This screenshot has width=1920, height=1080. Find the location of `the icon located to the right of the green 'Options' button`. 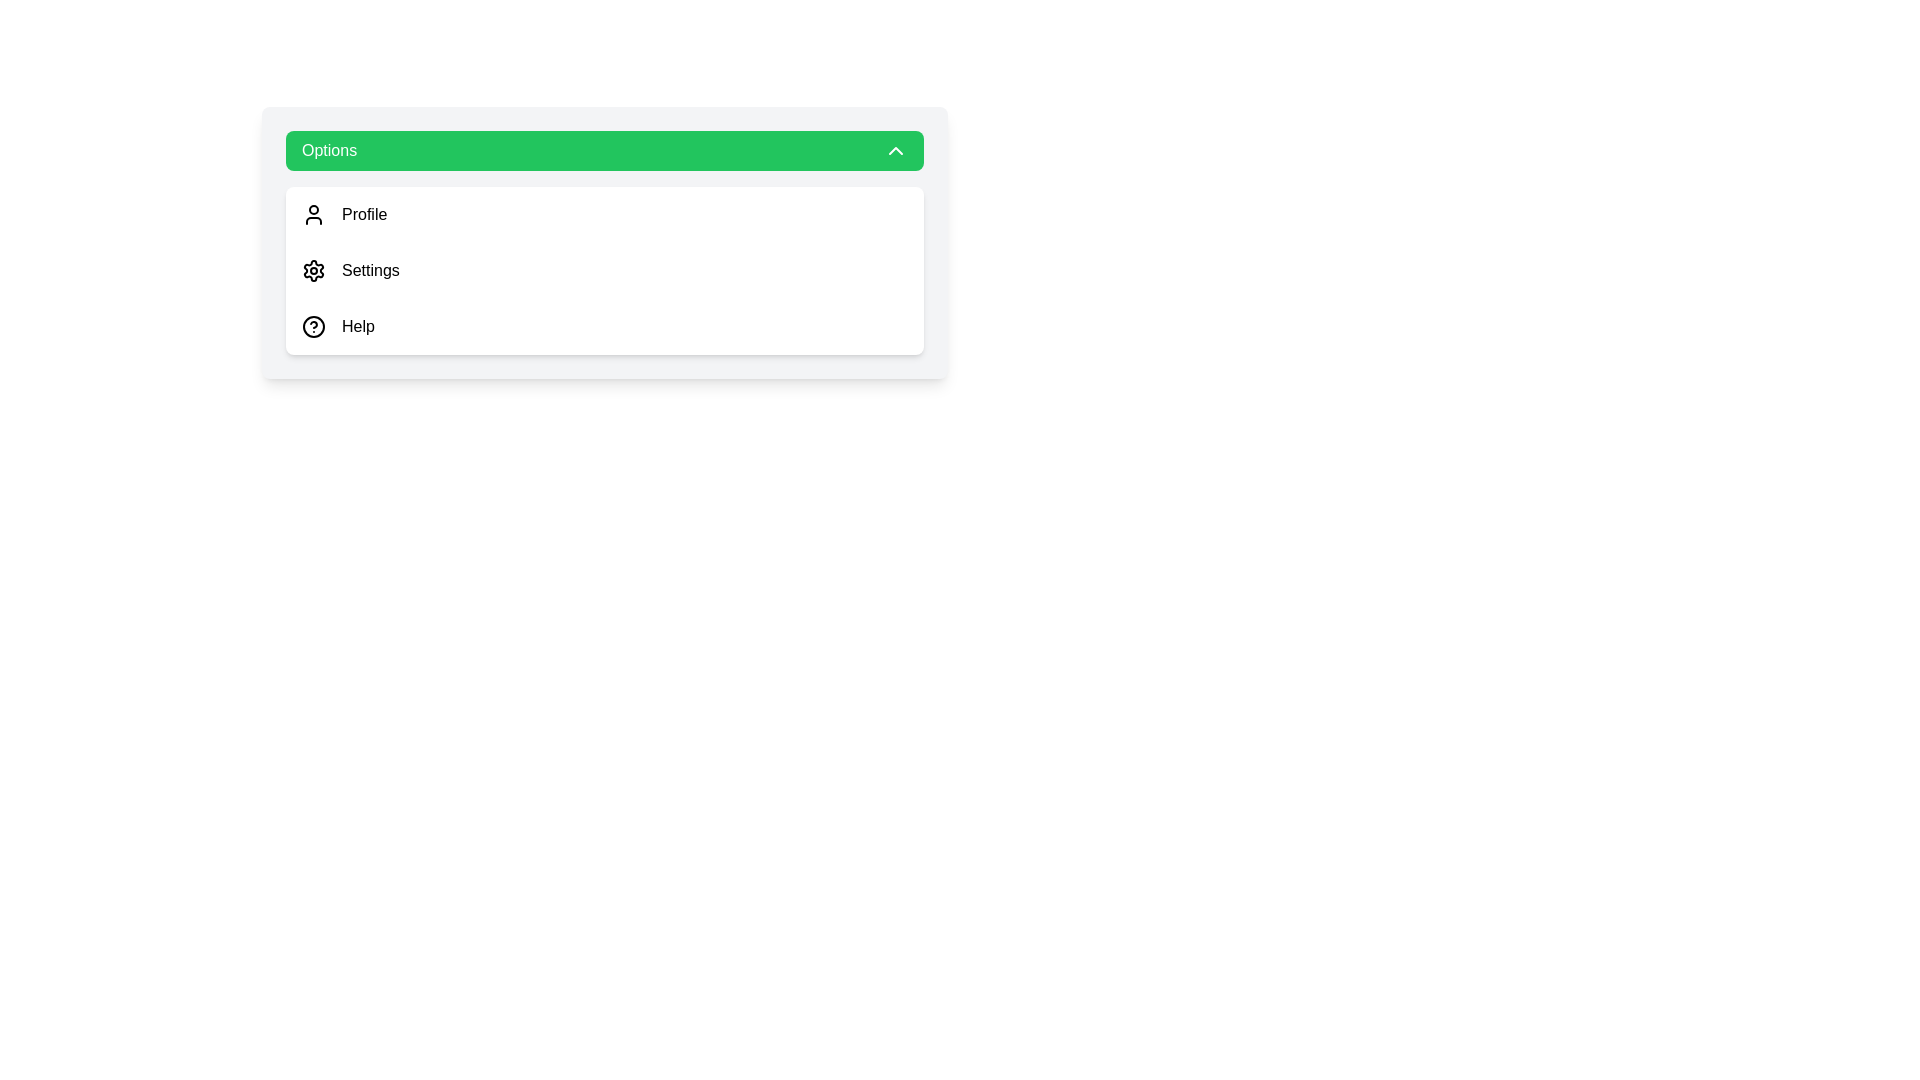

the icon located to the right of the green 'Options' button is located at coordinates (895, 149).